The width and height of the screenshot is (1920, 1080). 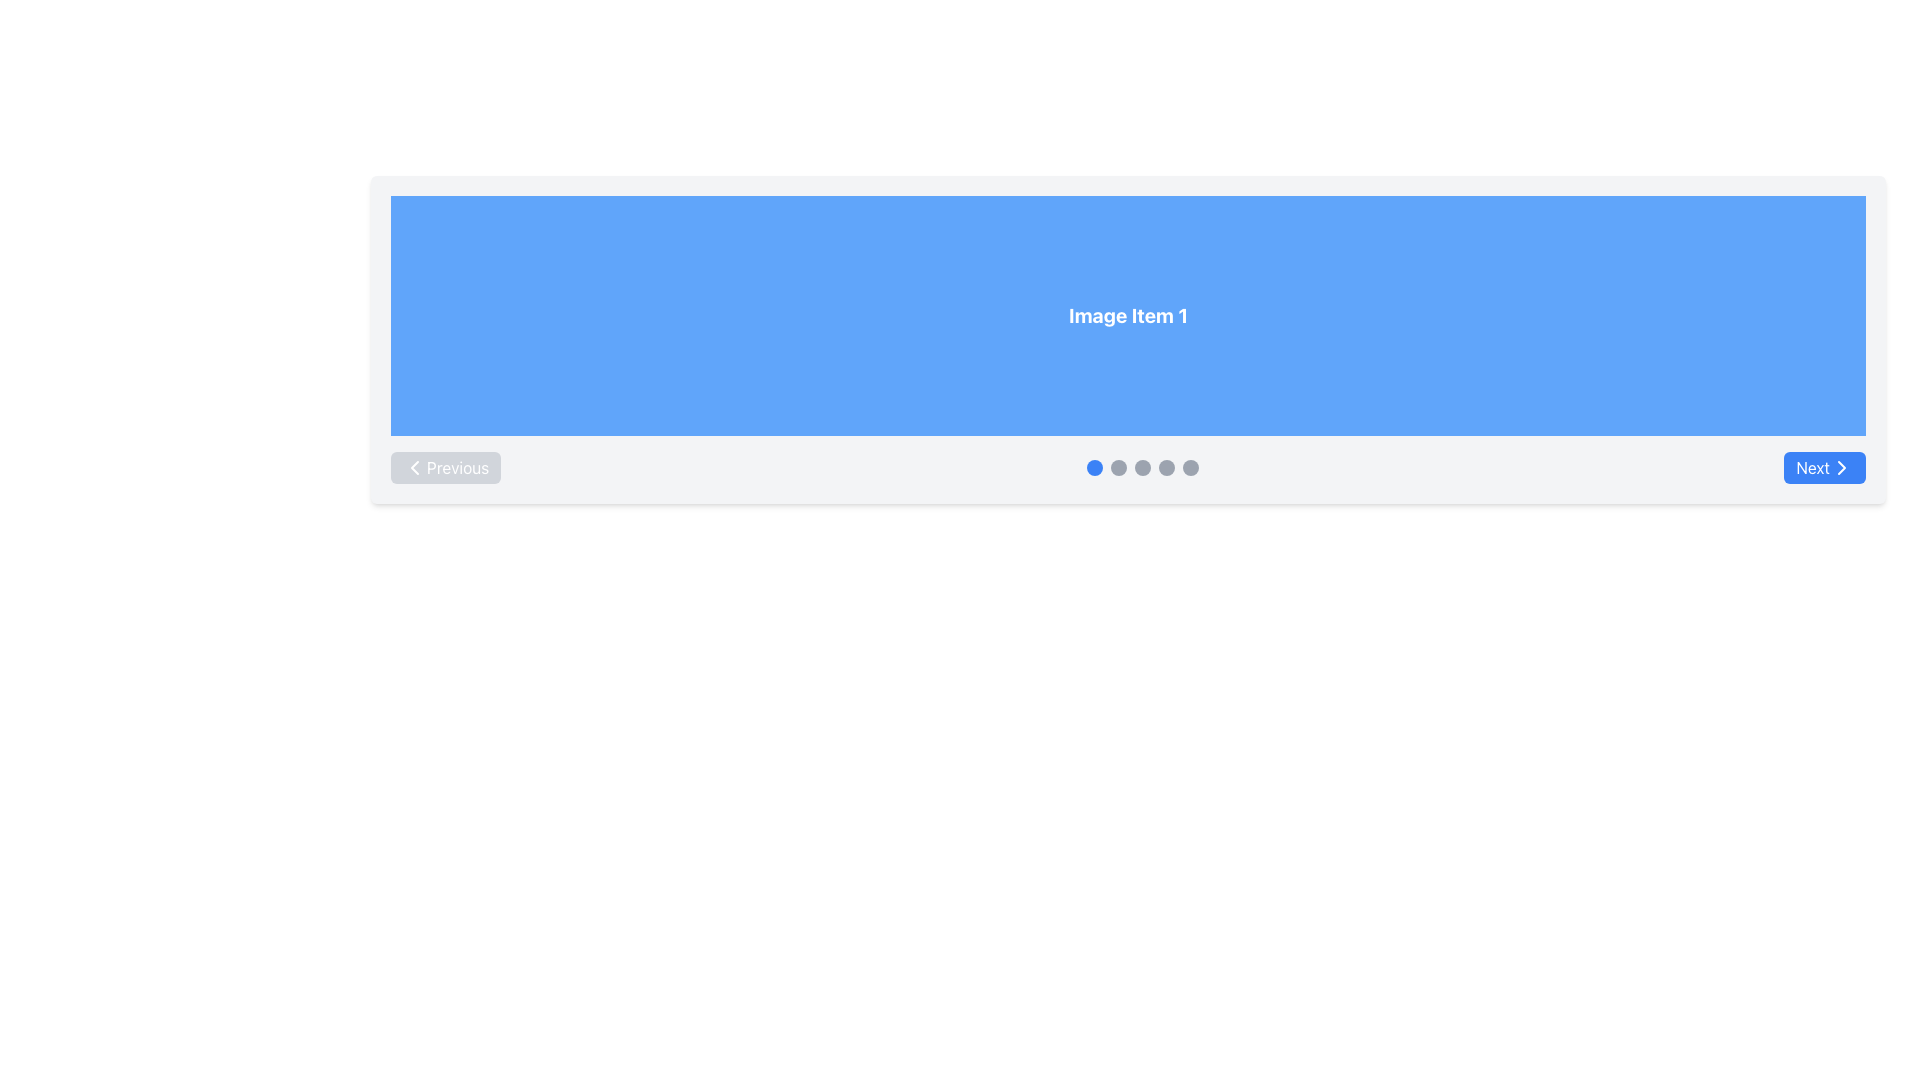 What do you see at coordinates (1117, 467) in the screenshot?
I see `the second circular icon indicator with a gray background, located centrally near the bottom of the interface` at bounding box center [1117, 467].